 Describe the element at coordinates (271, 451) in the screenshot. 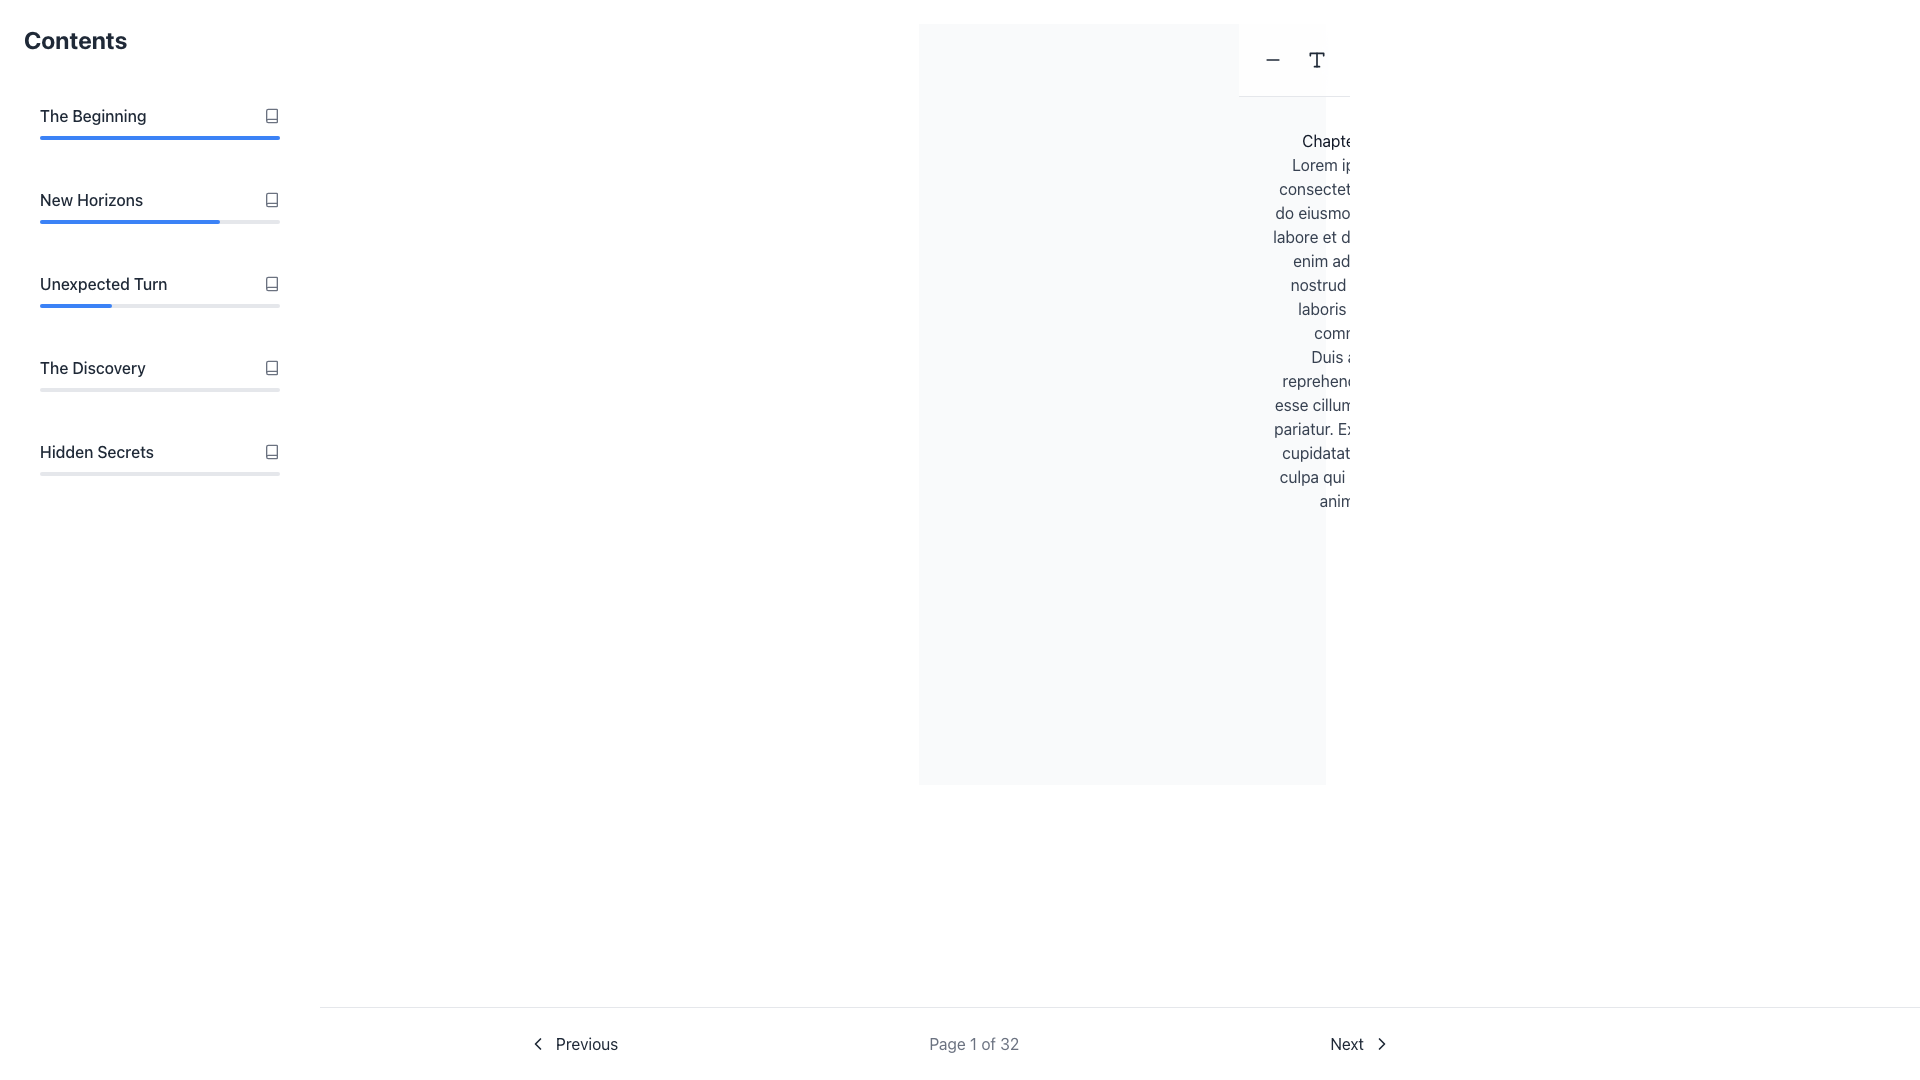

I see `the book icon adjacent to the text label 'Hidden Secrets', which has a symmetrical outline and is gray in color` at that location.